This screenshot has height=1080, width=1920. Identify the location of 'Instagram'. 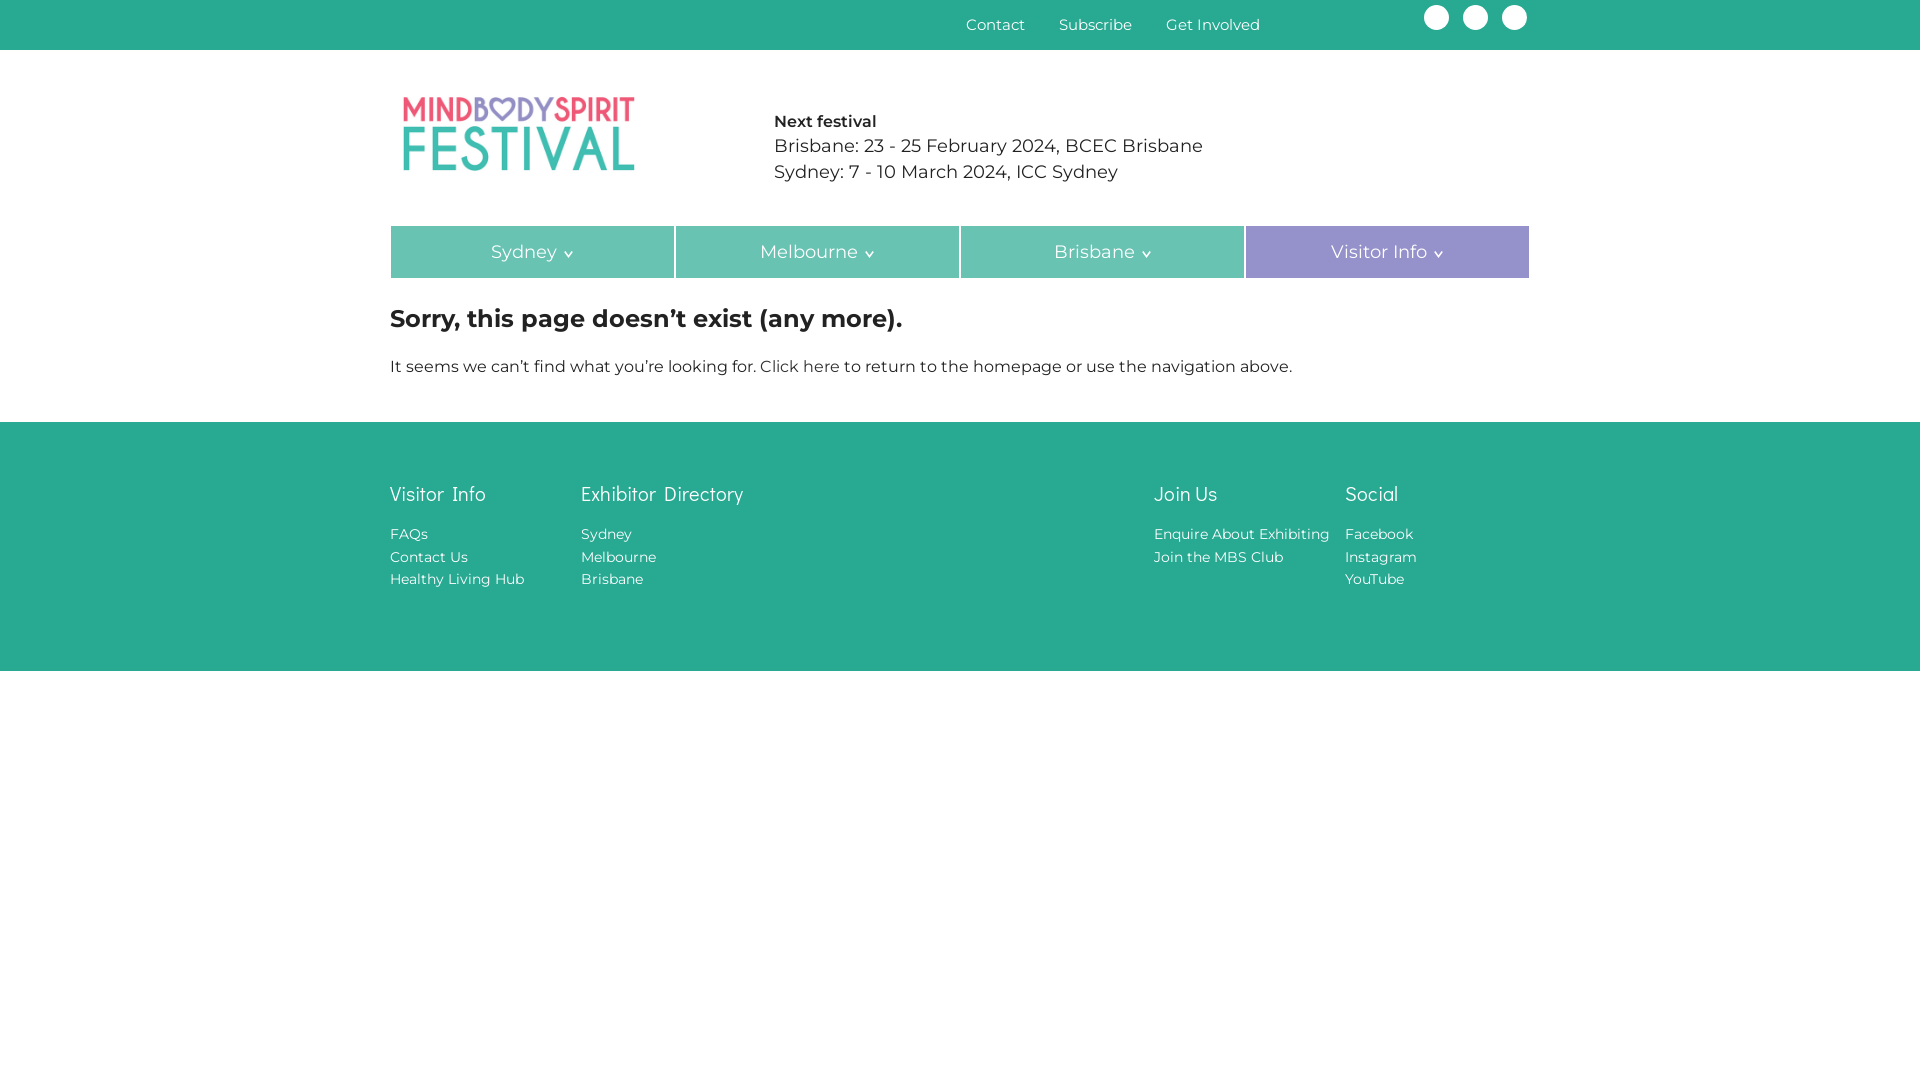
(1475, 17).